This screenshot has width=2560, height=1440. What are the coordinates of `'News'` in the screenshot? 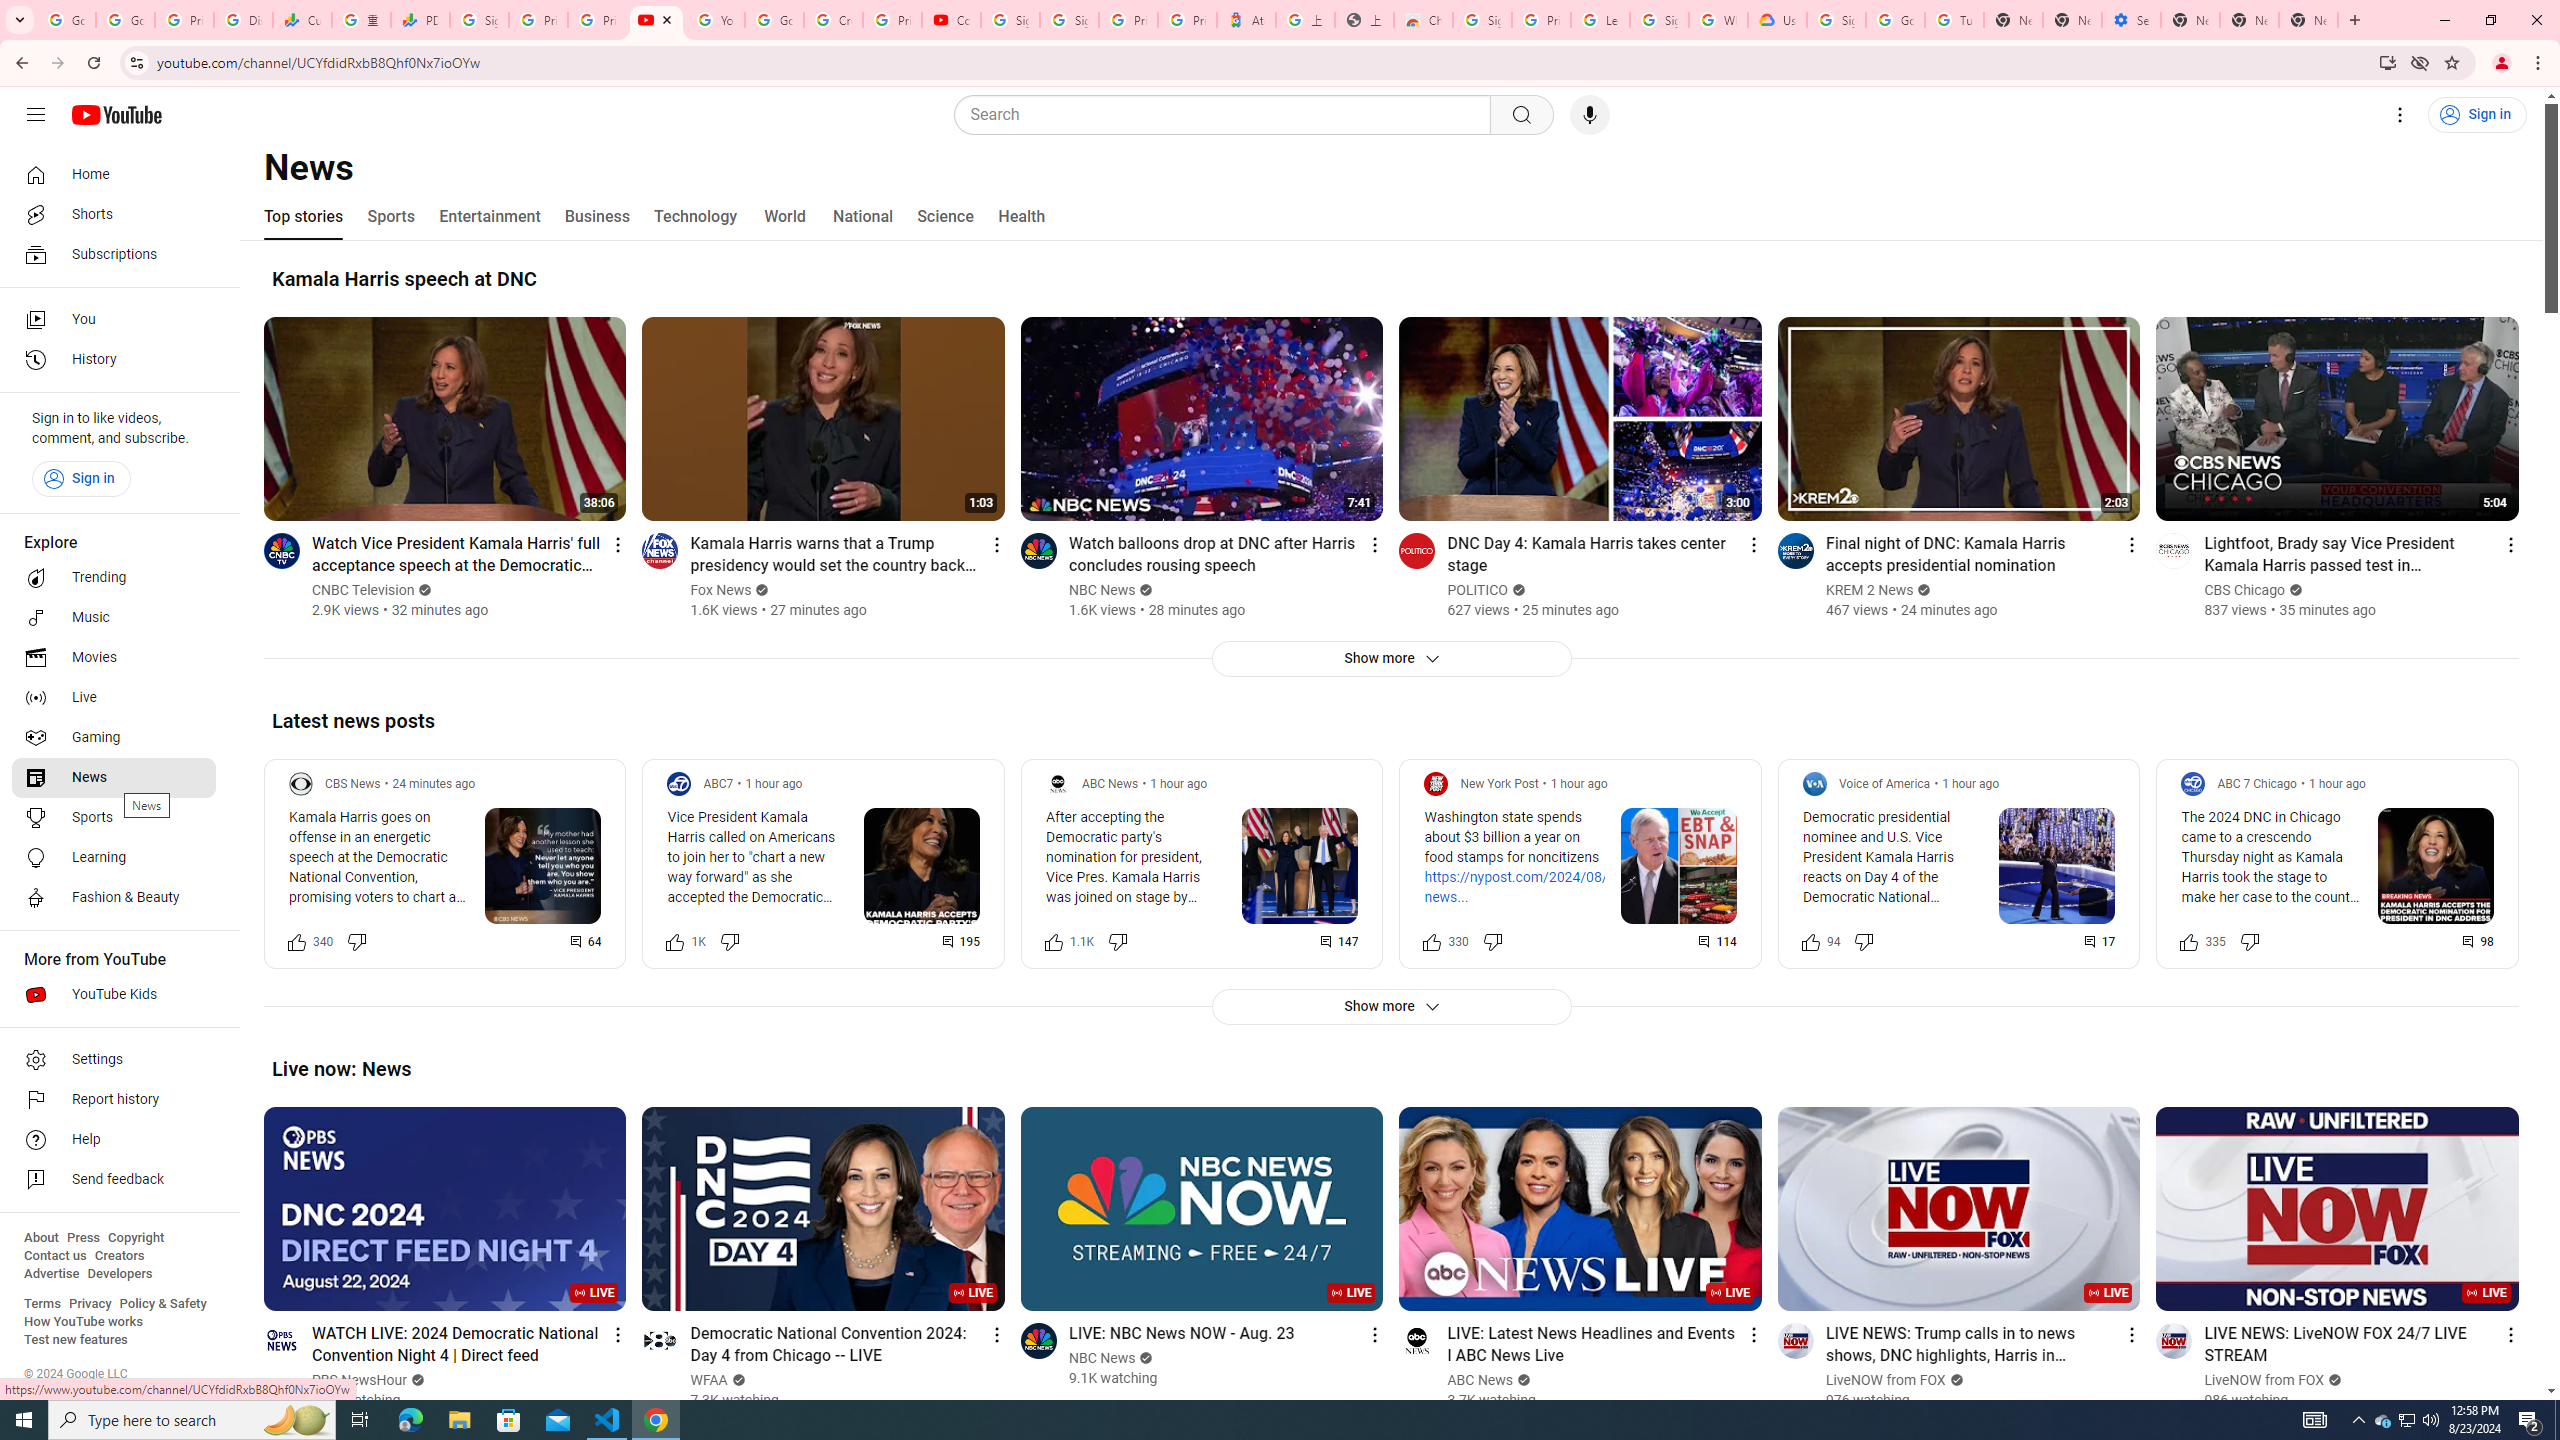 It's located at (113, 777).